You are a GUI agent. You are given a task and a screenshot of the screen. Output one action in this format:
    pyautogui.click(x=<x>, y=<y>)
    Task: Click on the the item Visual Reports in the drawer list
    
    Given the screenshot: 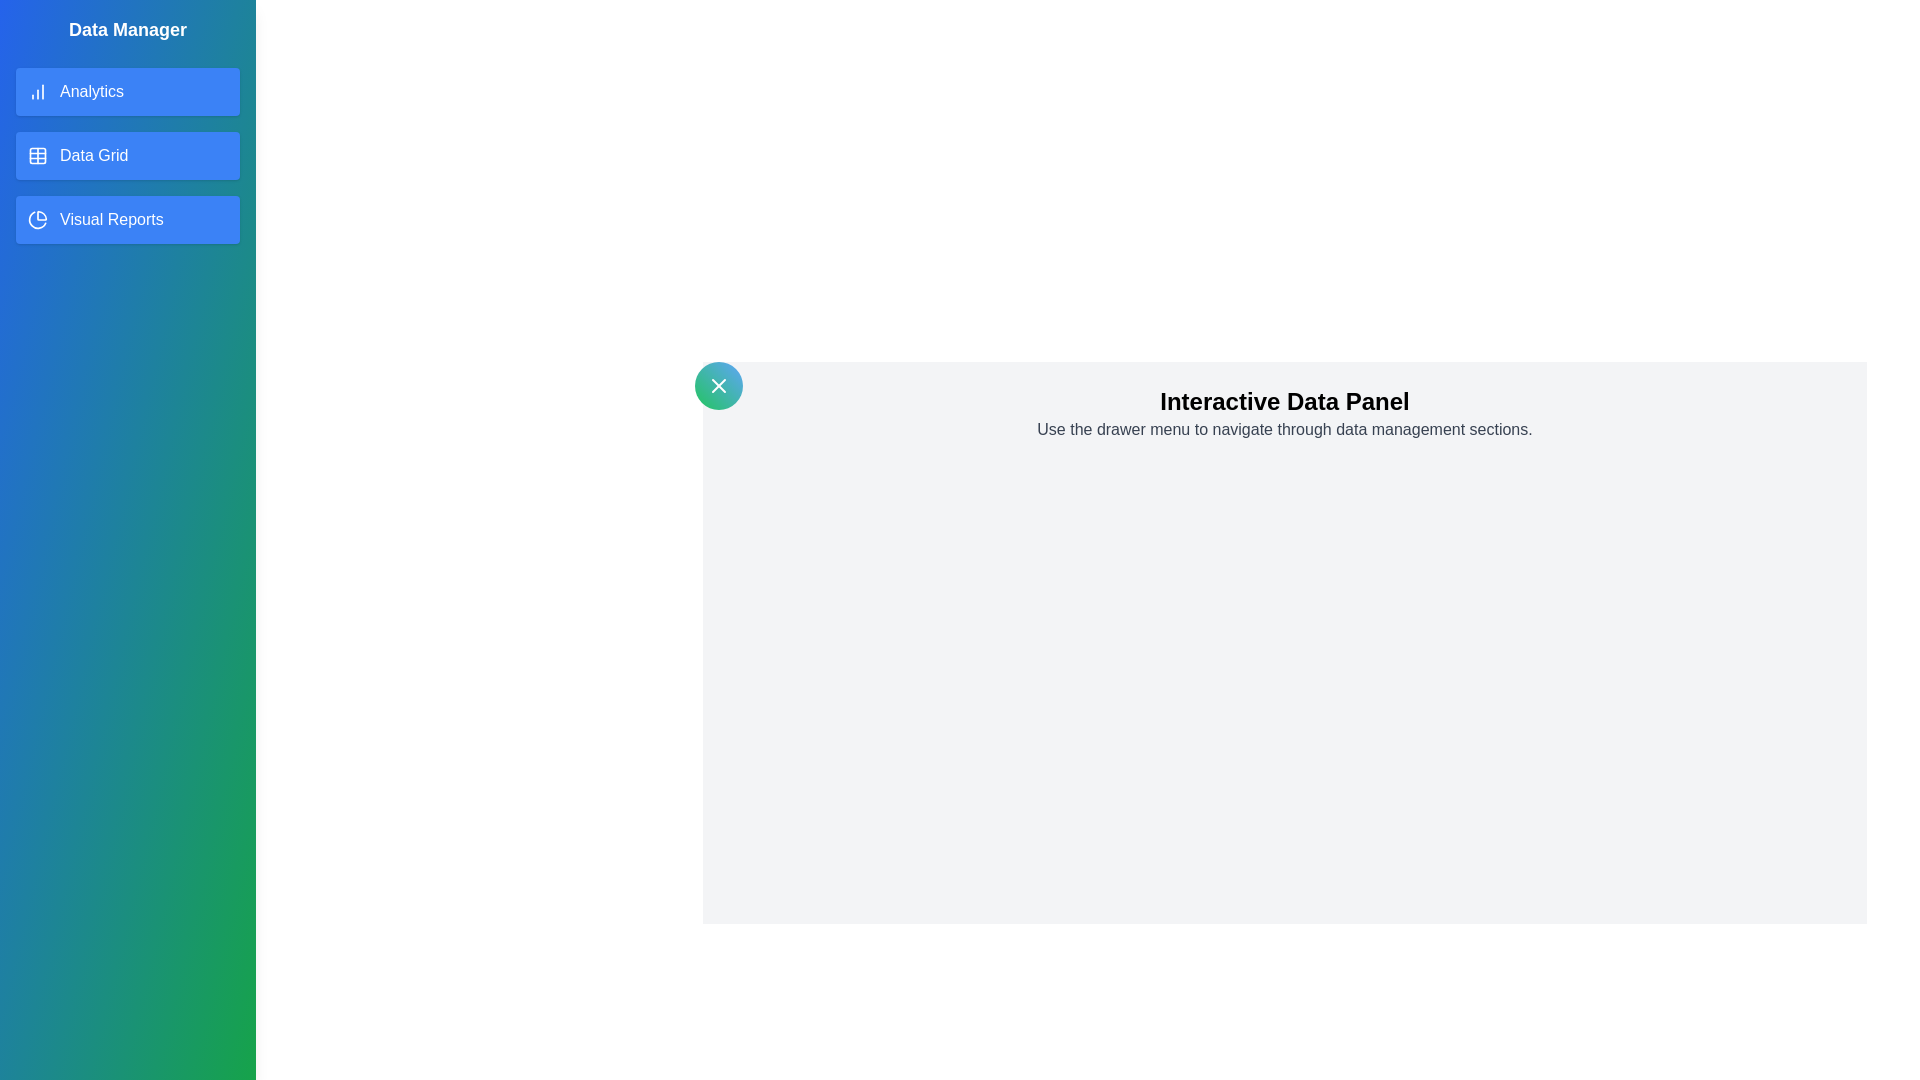 What is the action you would take?
    pyautogui.click(x=127, y=219)
    